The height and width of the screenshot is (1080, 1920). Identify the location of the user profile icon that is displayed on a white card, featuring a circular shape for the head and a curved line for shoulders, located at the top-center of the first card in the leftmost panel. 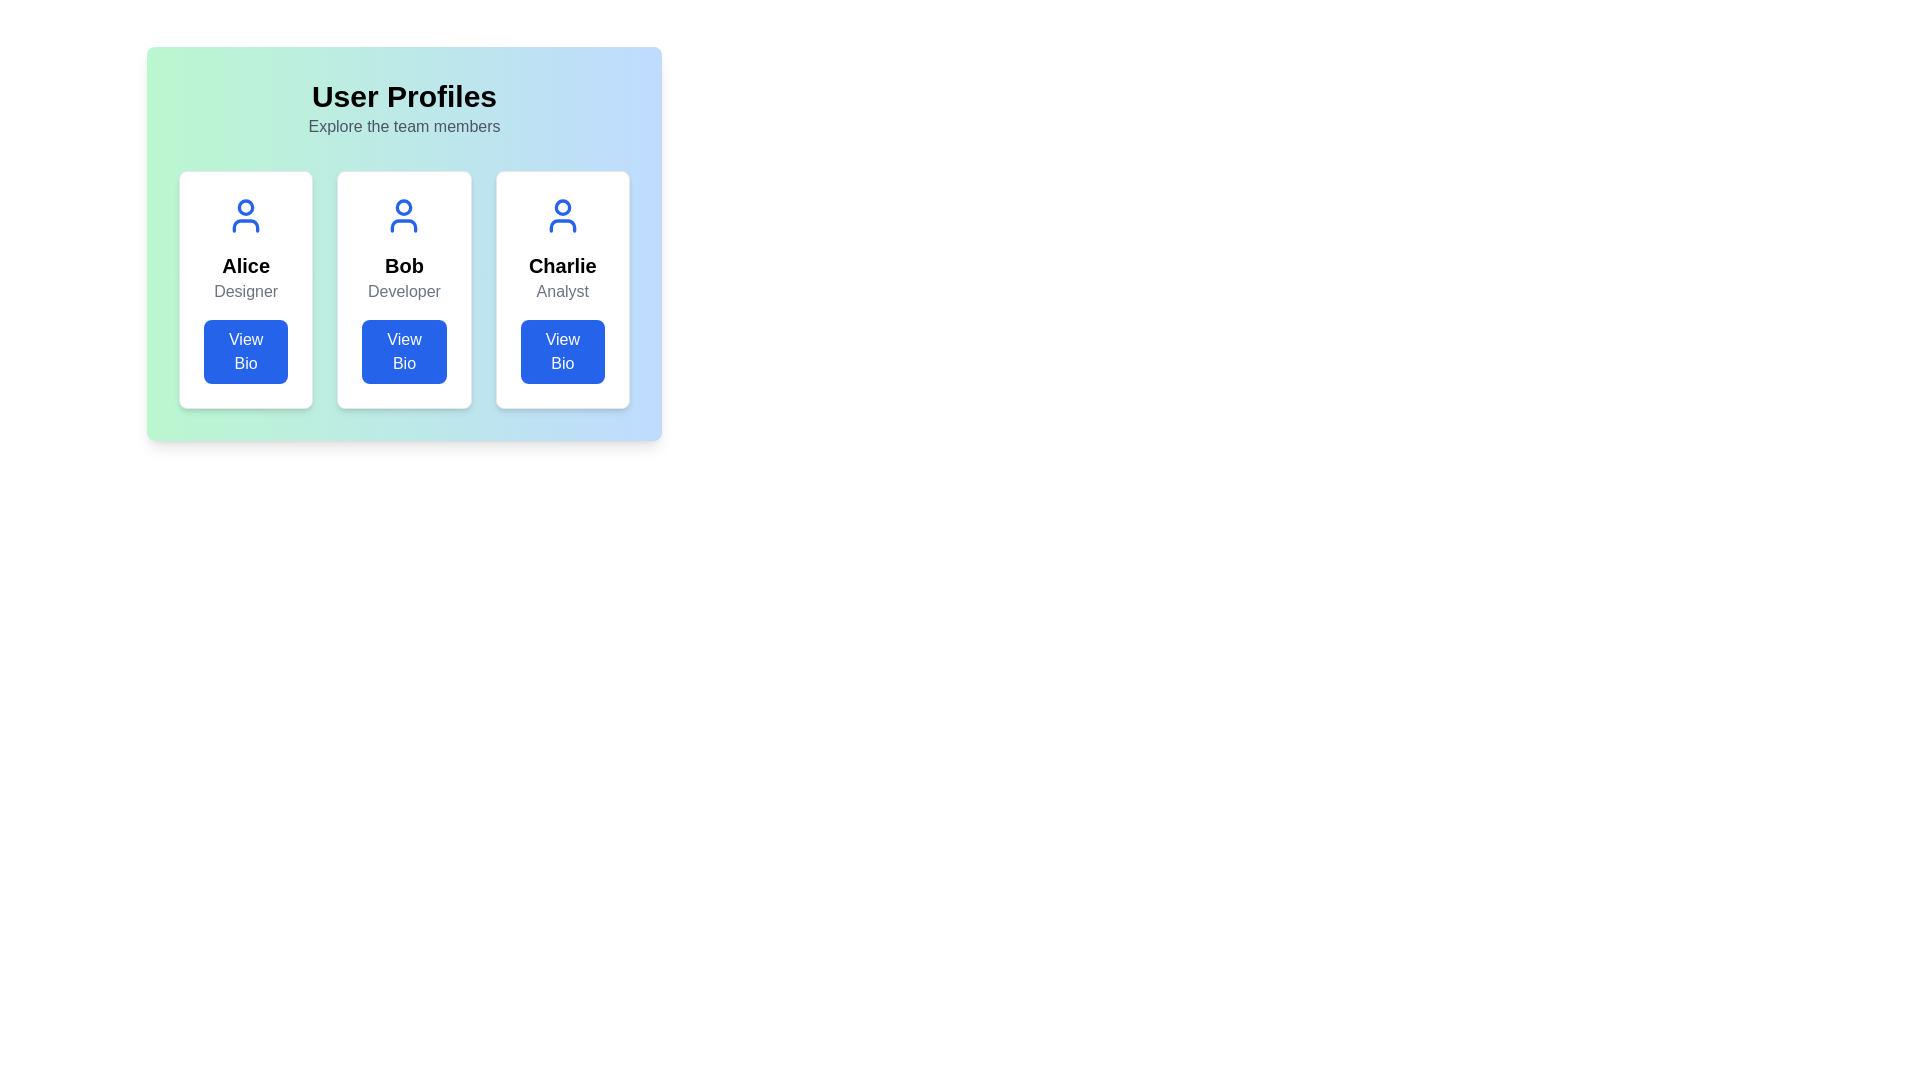
(245, 216).